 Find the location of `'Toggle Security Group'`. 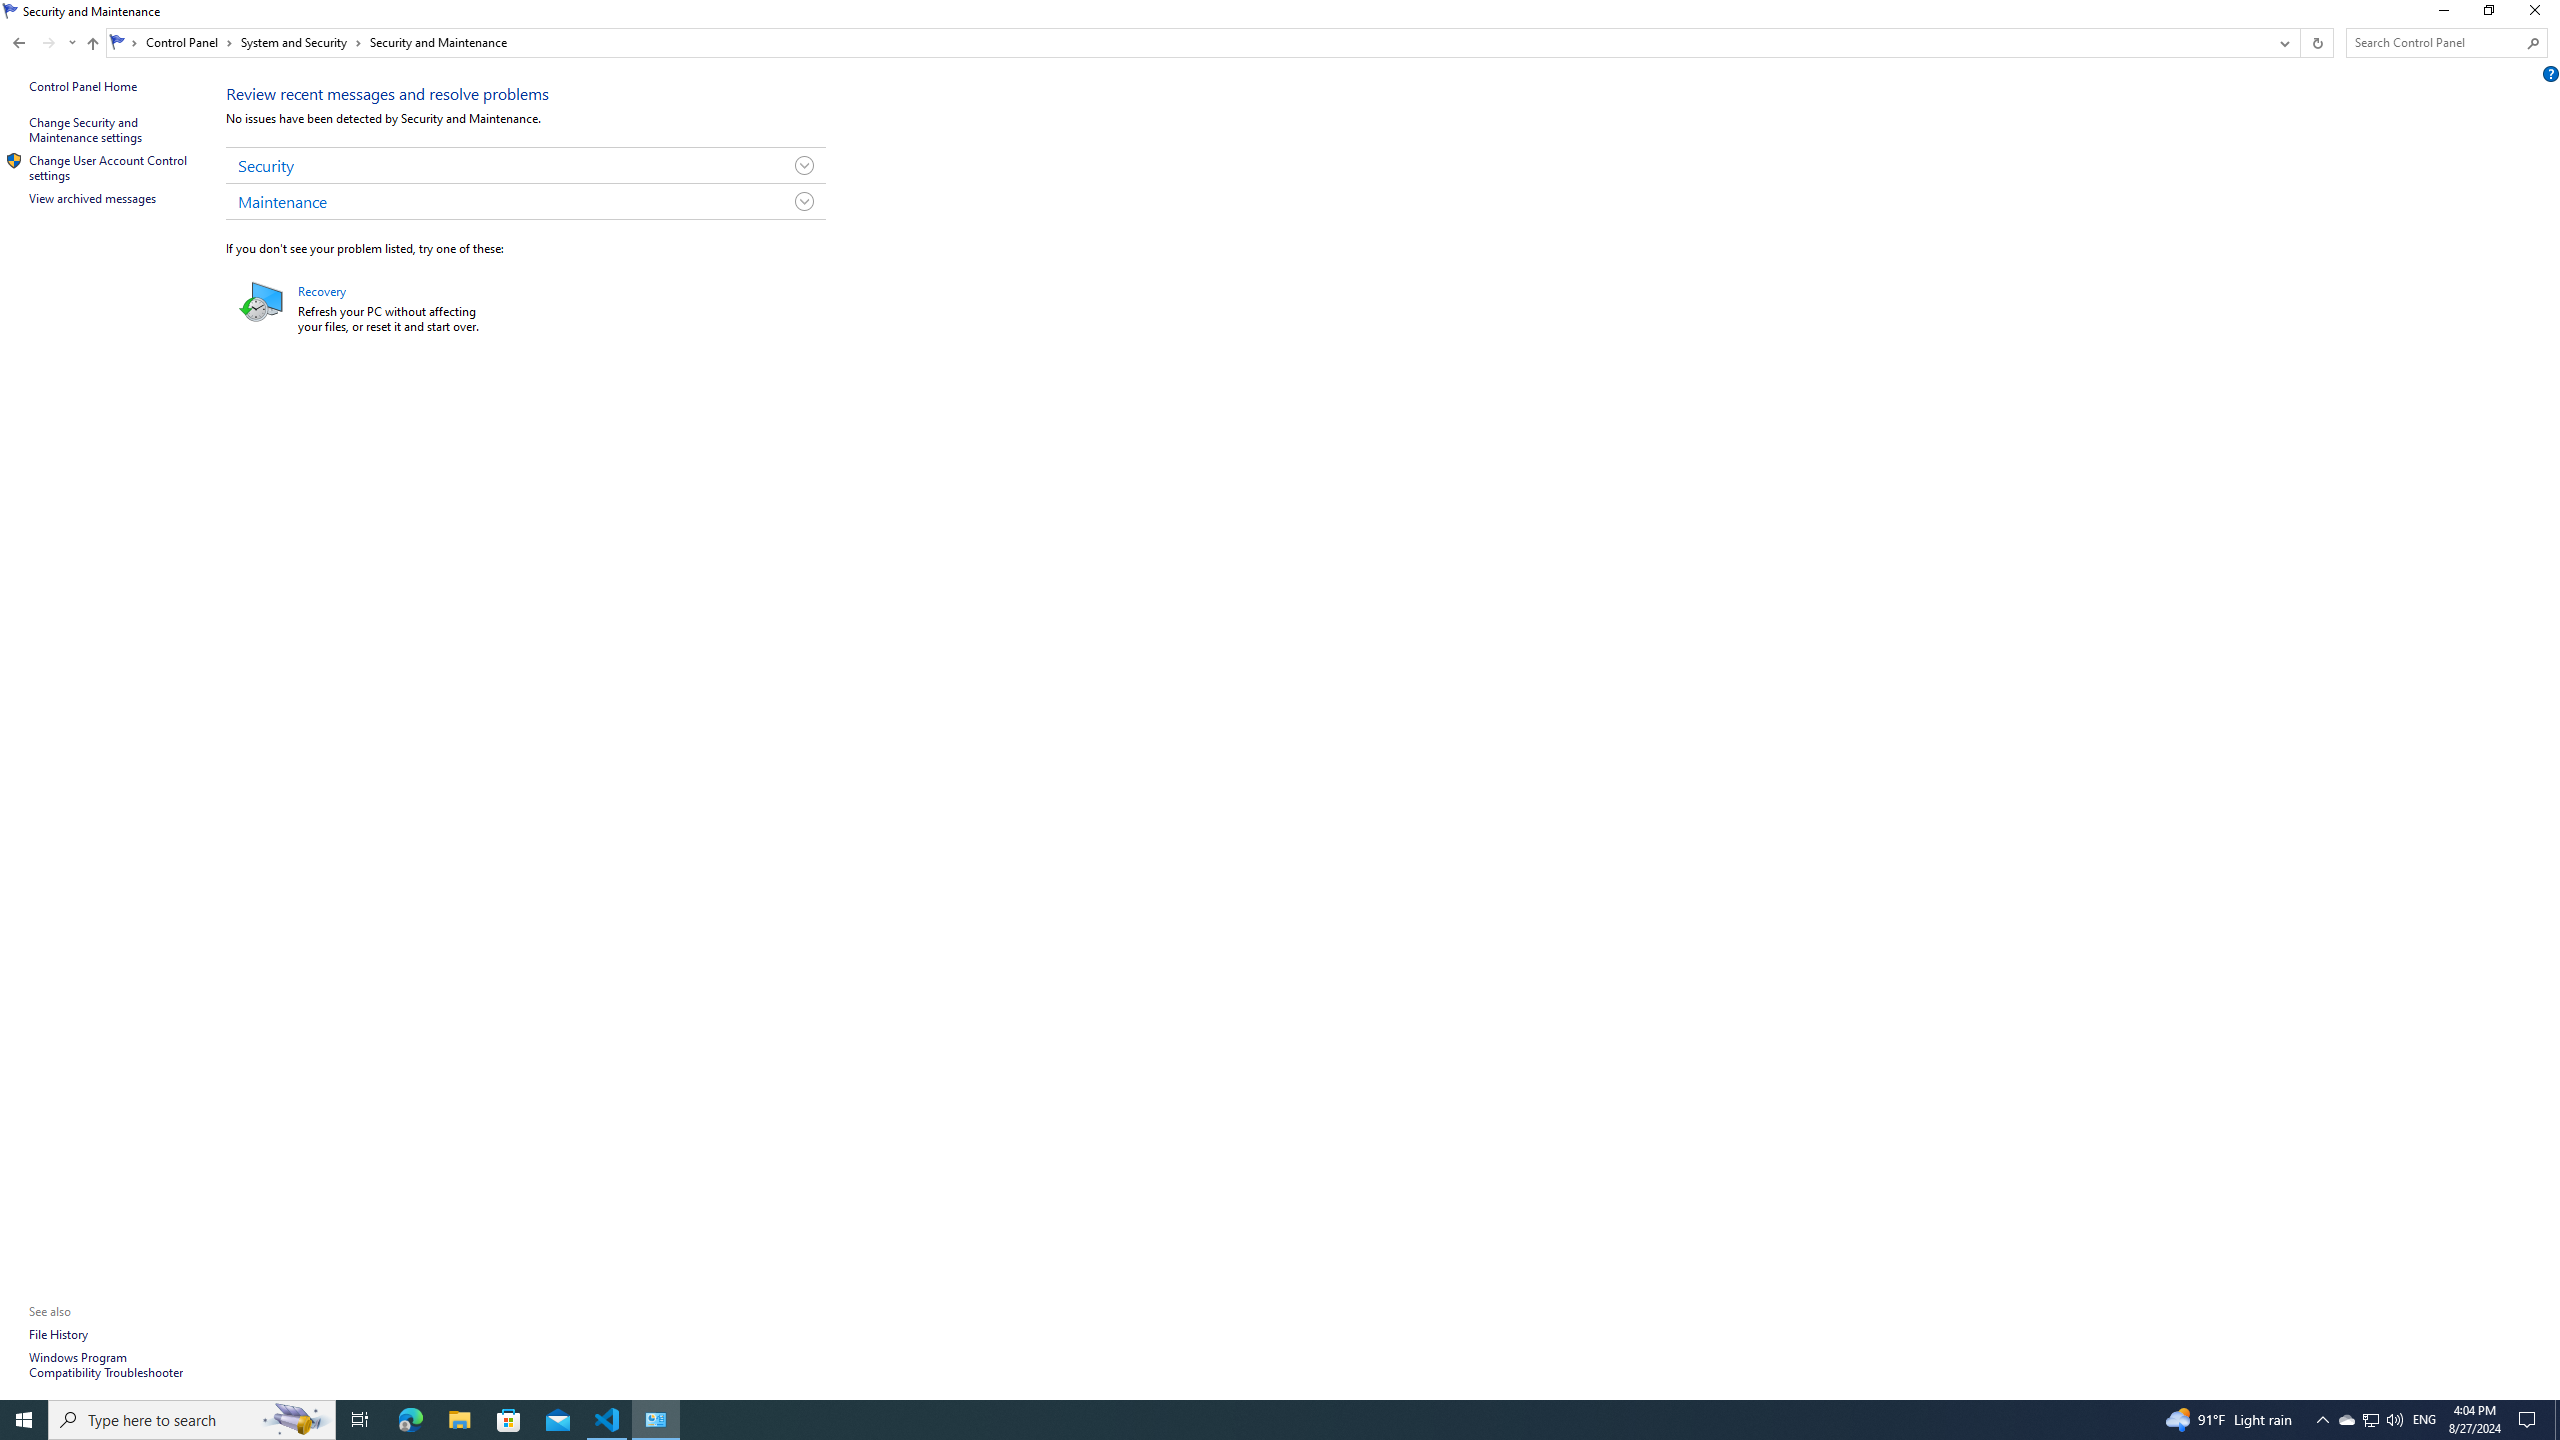

'Toggle Security Group' is located at coordinates (804, 164).